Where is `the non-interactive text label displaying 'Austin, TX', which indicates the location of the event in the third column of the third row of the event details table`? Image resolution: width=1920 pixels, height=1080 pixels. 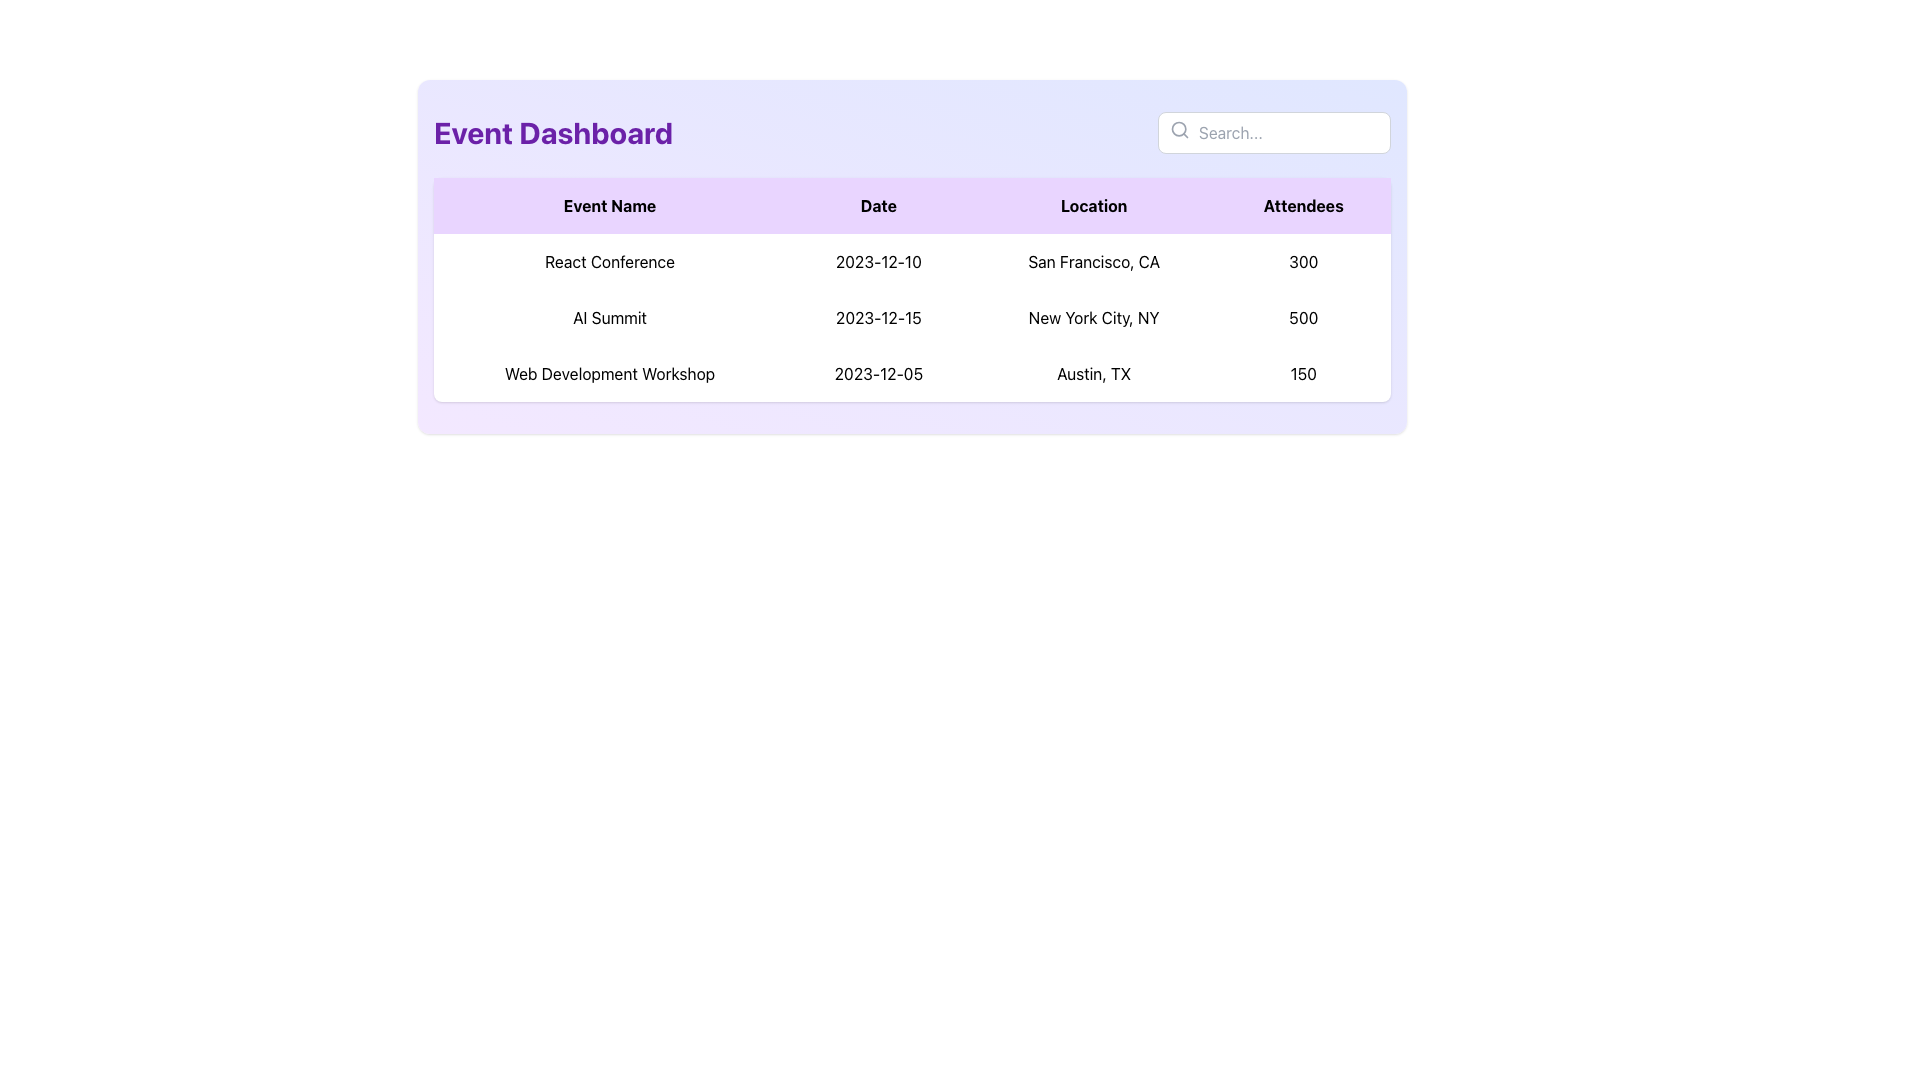 the non-interactive text label displaying 'Austin, TX', which indicates the location of the event in the third column of the third row of the event details table is located at coordinates (1093, 374).